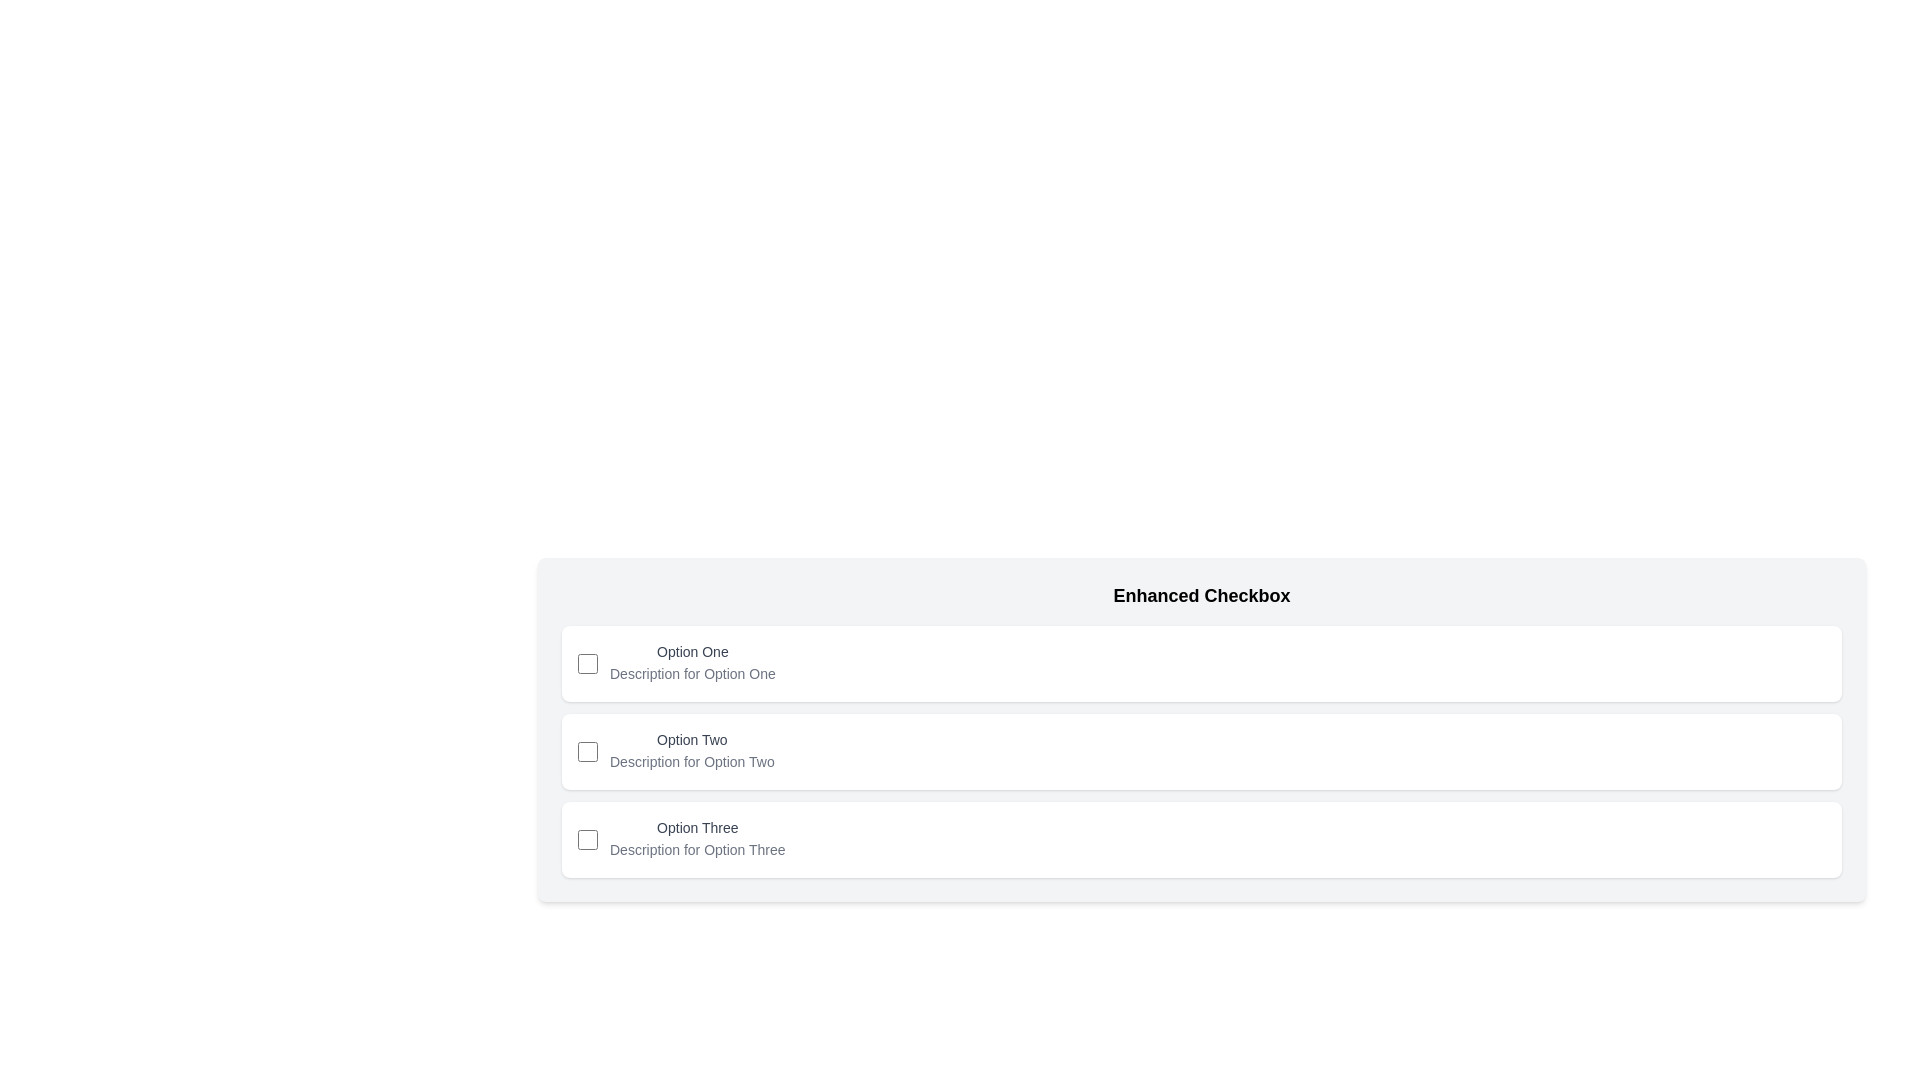 The image size is (1920, 1080). Describe the element at coordinates (1200, 595) in the screenshot. I see `the text header labeled 'Enhanced Checkbox', which is styled in bold with a larger font size and is located at the top of a section containing checkbox options` at that location.